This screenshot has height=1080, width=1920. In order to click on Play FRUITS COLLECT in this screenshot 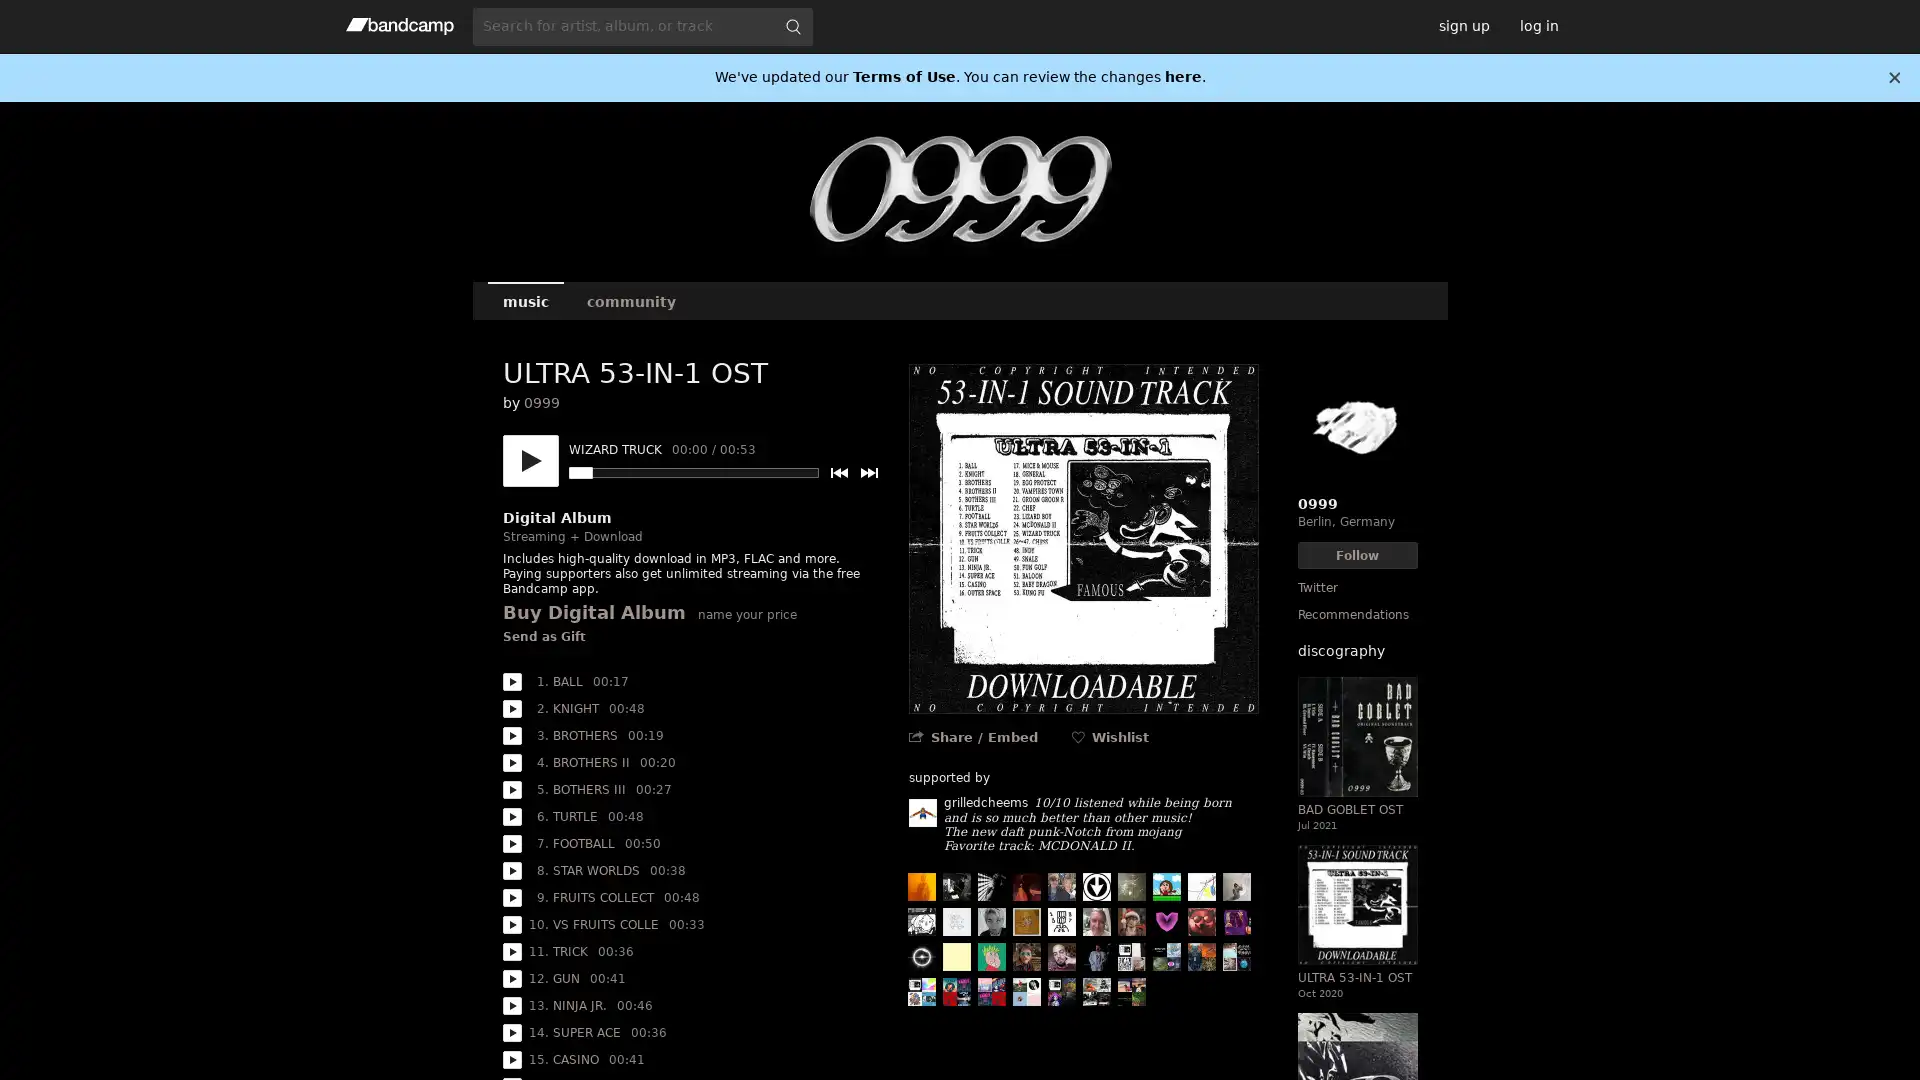, I will do `click(511, 897)`.